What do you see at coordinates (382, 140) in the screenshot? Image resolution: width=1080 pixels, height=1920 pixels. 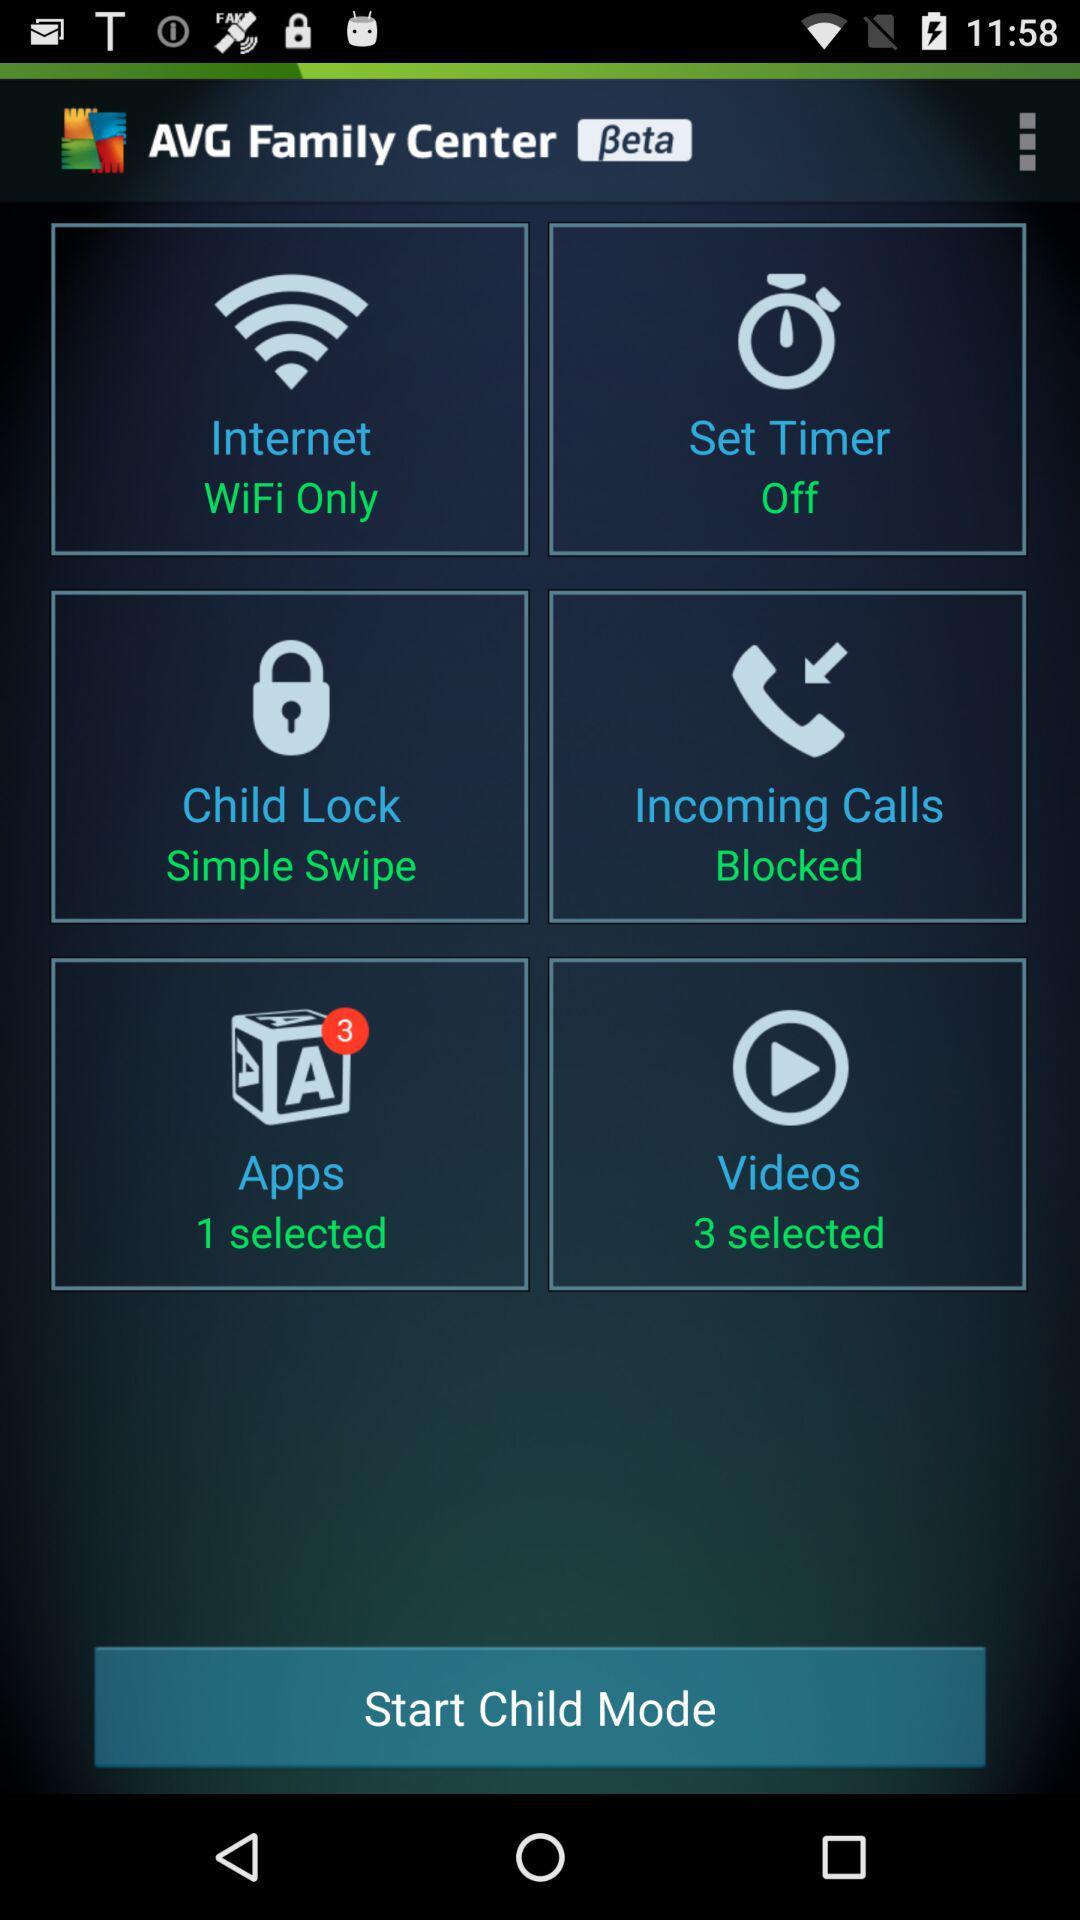 I see `new pega` at bounding box center [382, 140].